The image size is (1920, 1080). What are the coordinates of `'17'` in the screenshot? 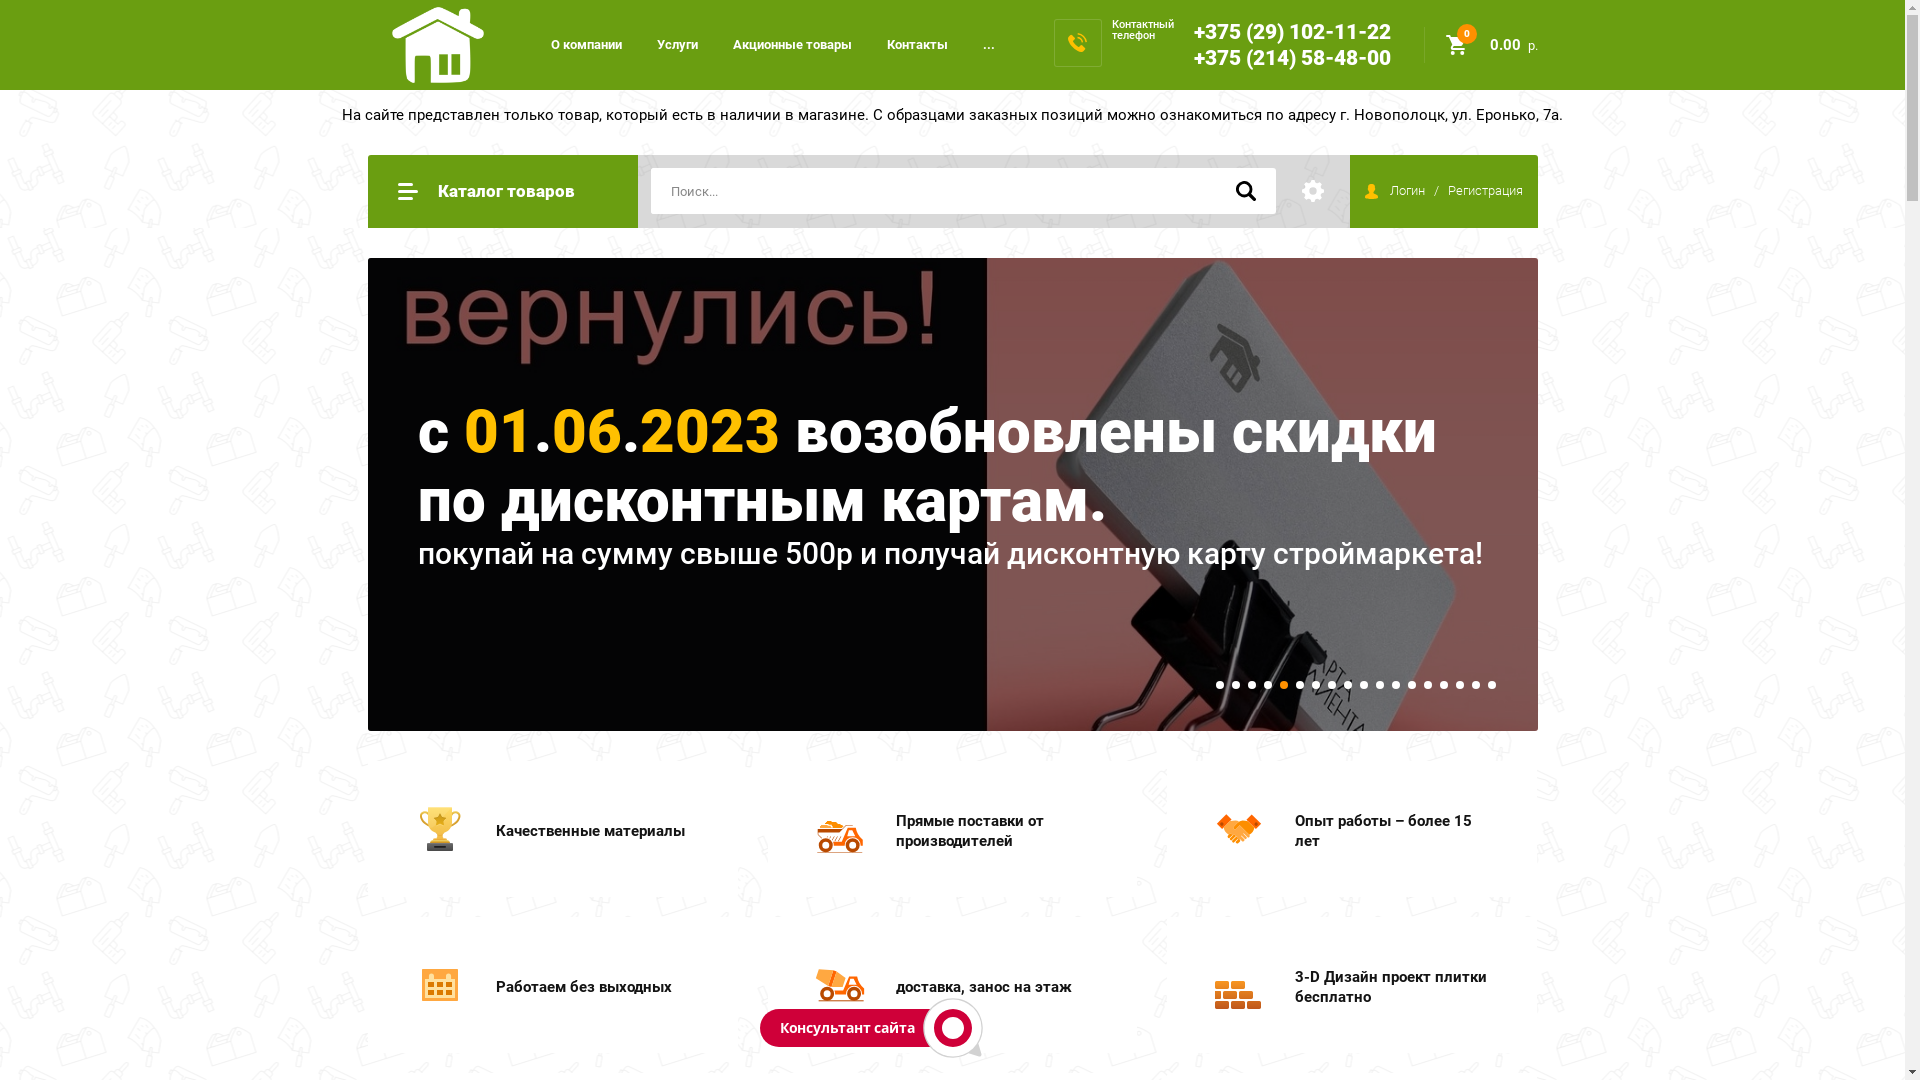 It's located at (1476, 684).